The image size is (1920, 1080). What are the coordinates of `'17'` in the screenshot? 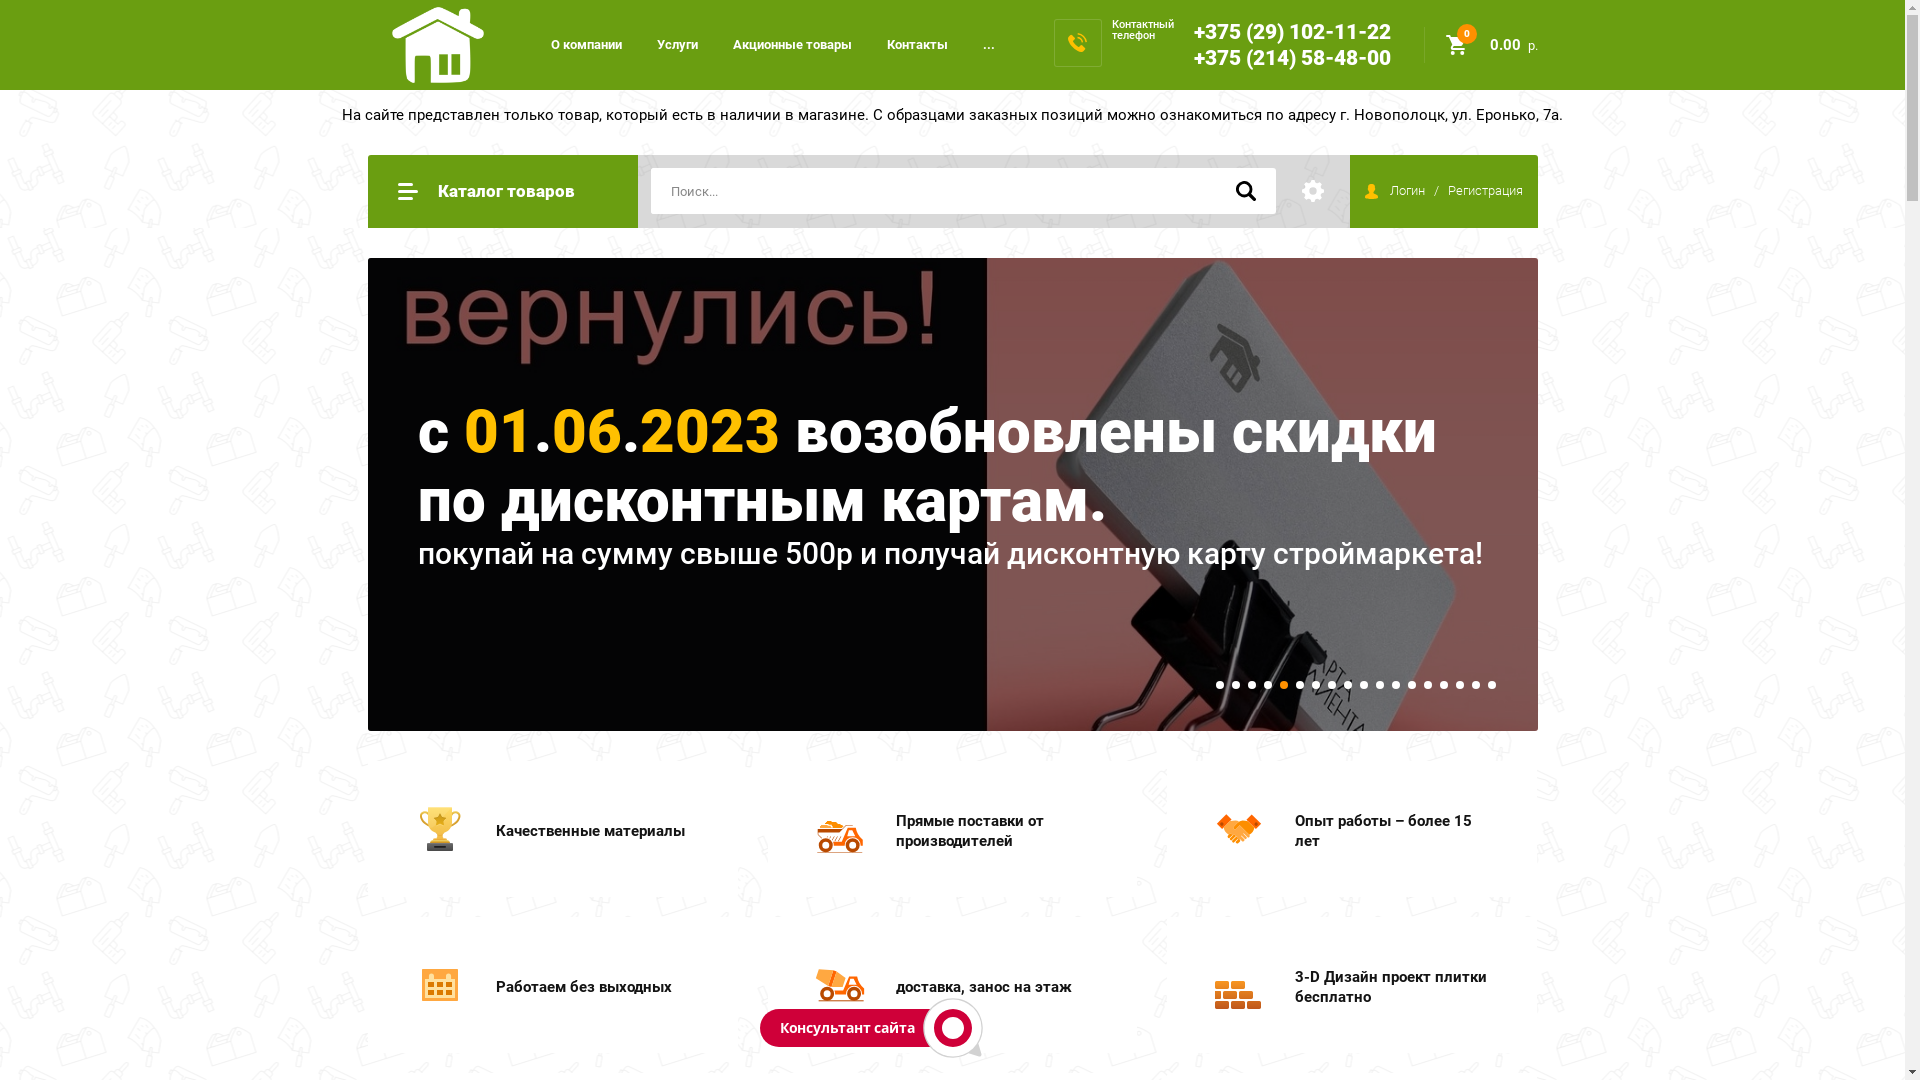 It's located at (1476, 684).